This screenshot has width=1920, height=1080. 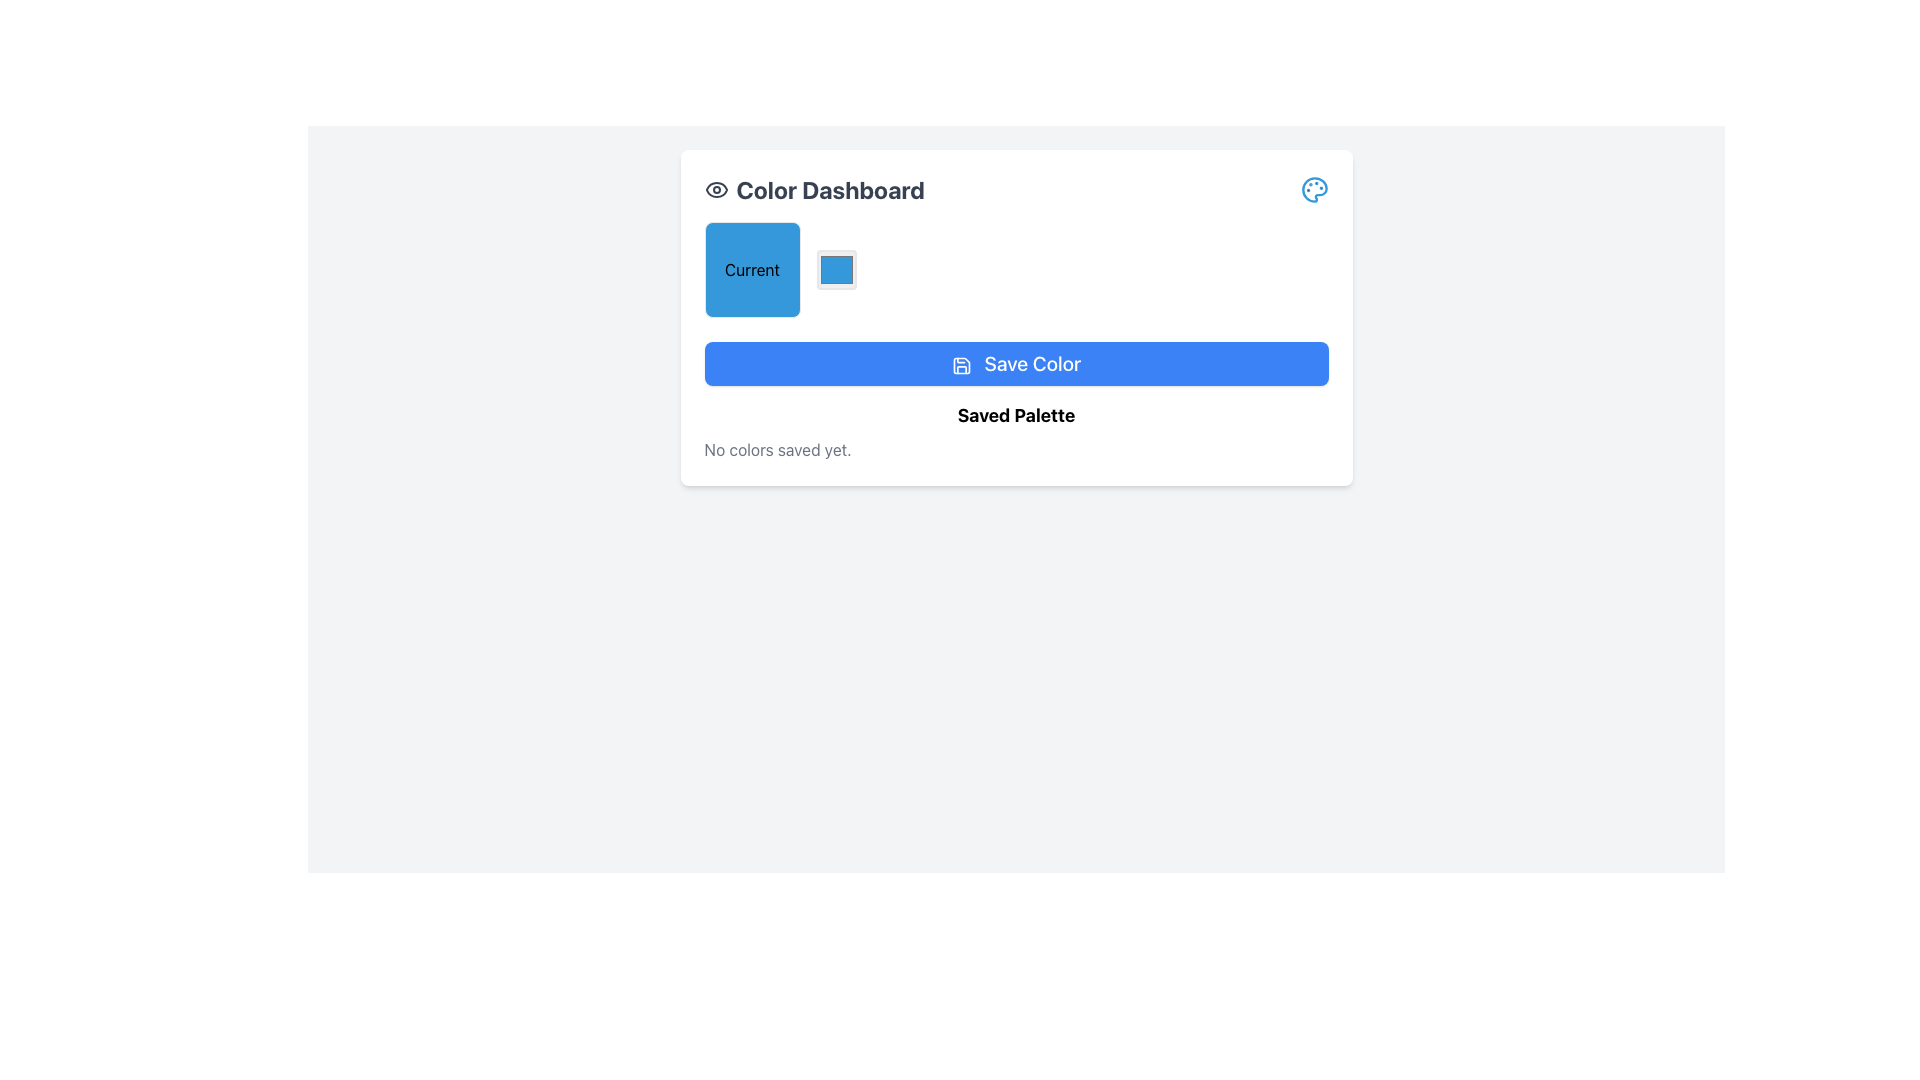 I want to click on the palette-shaped icon with a thin blue stroke located at the far right end of the header in the 'Color Dashboard' section, so click(x=1314, y=189).